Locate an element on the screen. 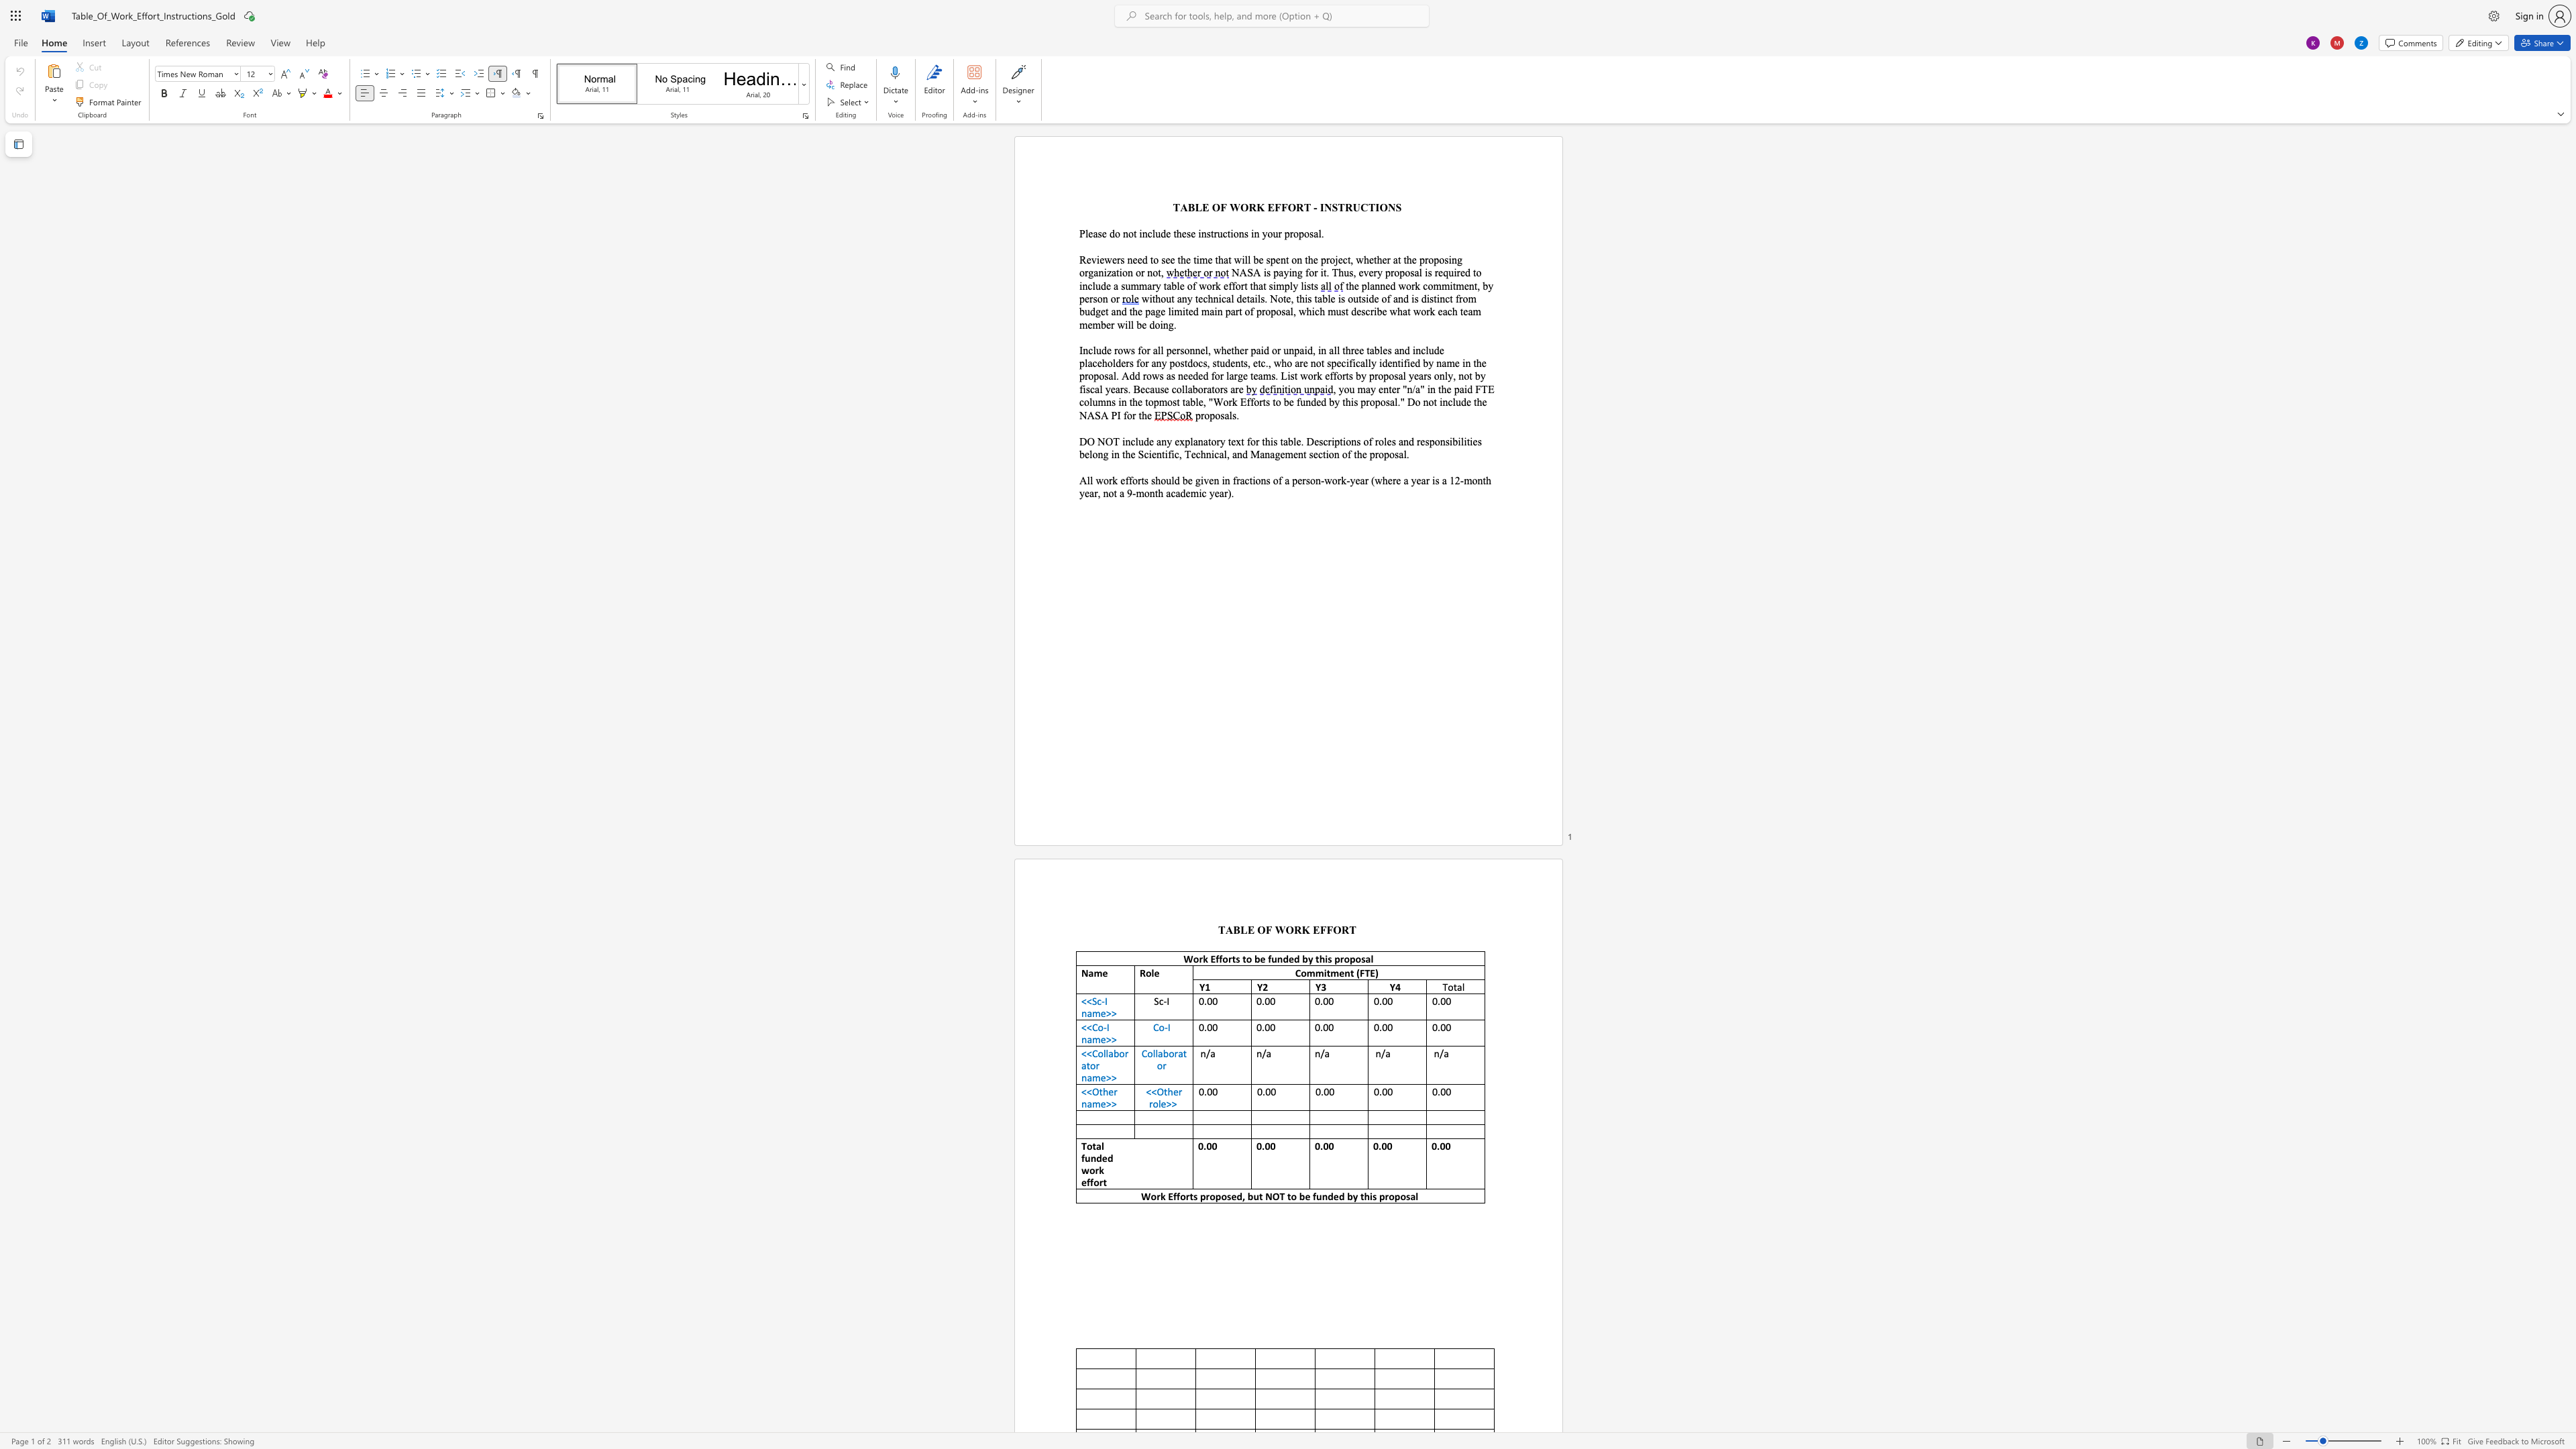 The height and width of the screenshot is (1449, 2576). the 3th character "f" in the text is located at coordinates (1268, 957).